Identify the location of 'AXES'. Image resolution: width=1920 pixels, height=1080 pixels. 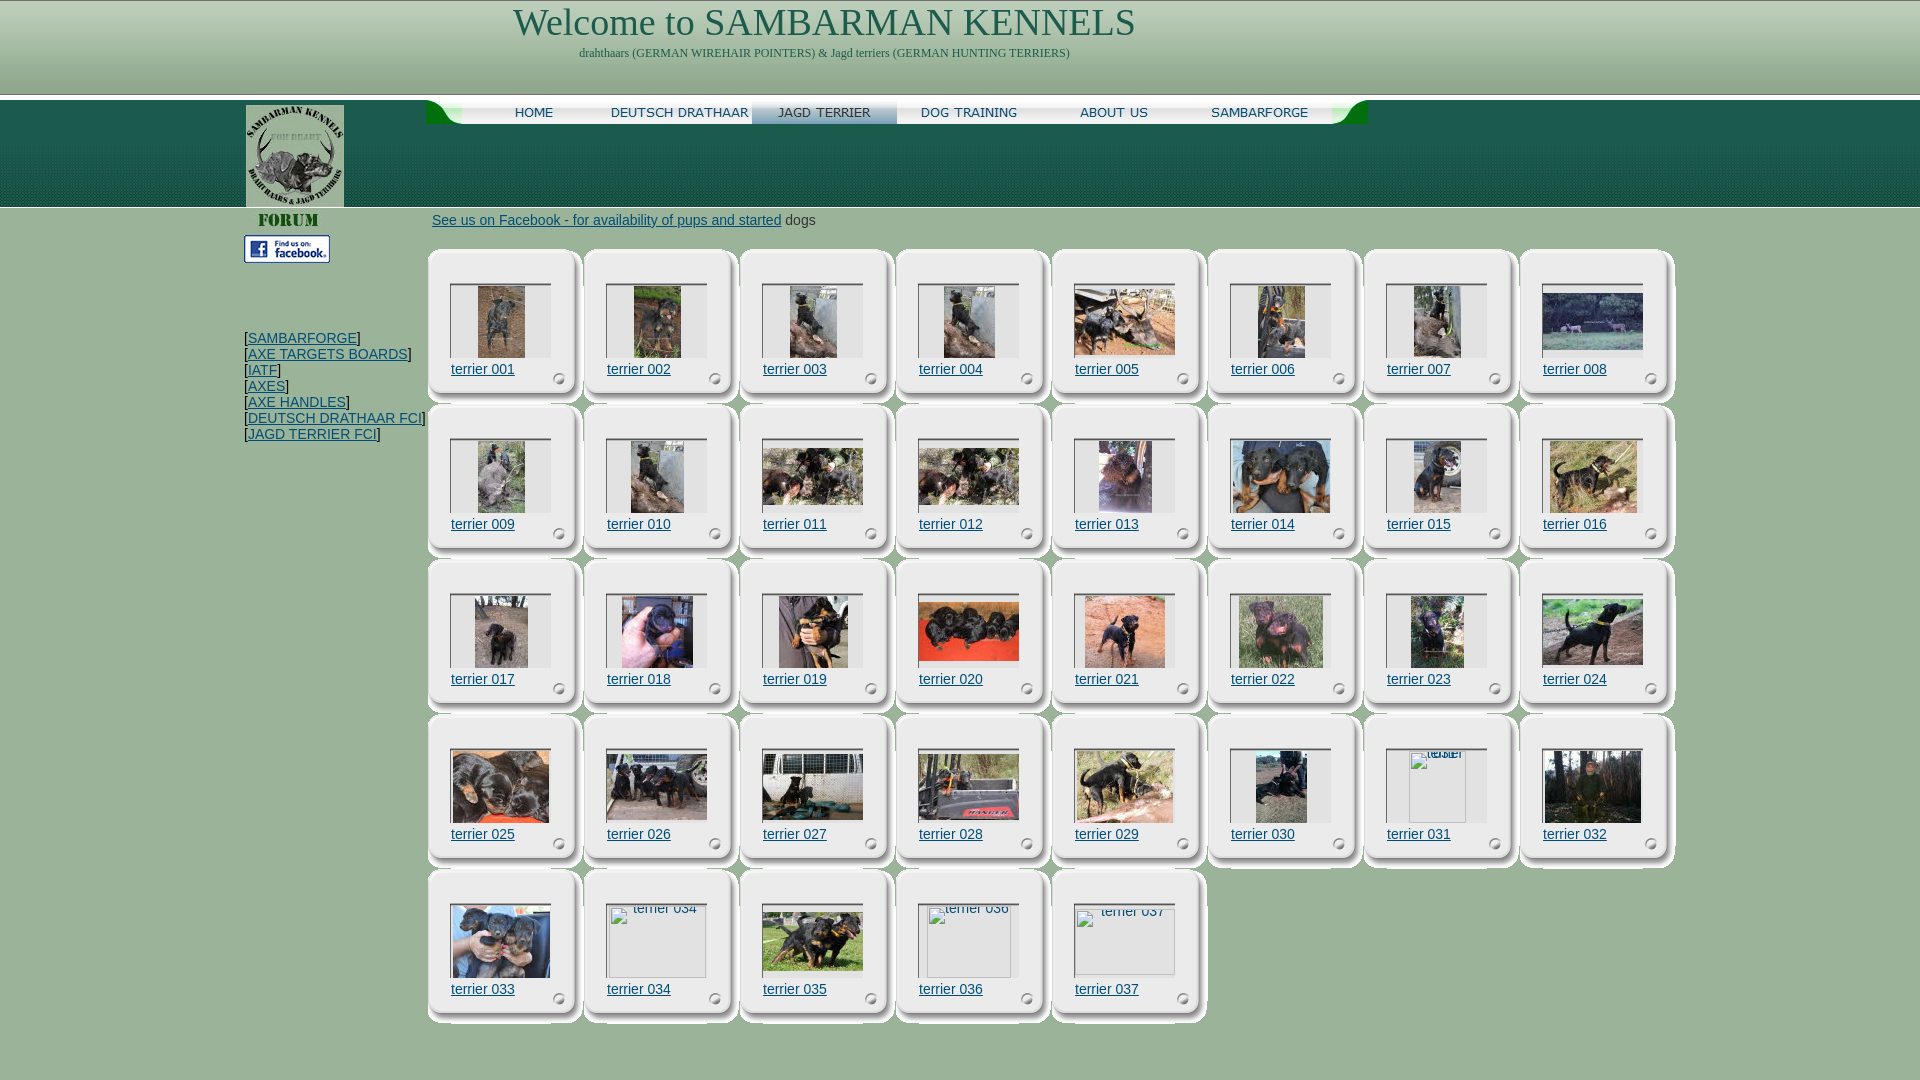
(265, 385).